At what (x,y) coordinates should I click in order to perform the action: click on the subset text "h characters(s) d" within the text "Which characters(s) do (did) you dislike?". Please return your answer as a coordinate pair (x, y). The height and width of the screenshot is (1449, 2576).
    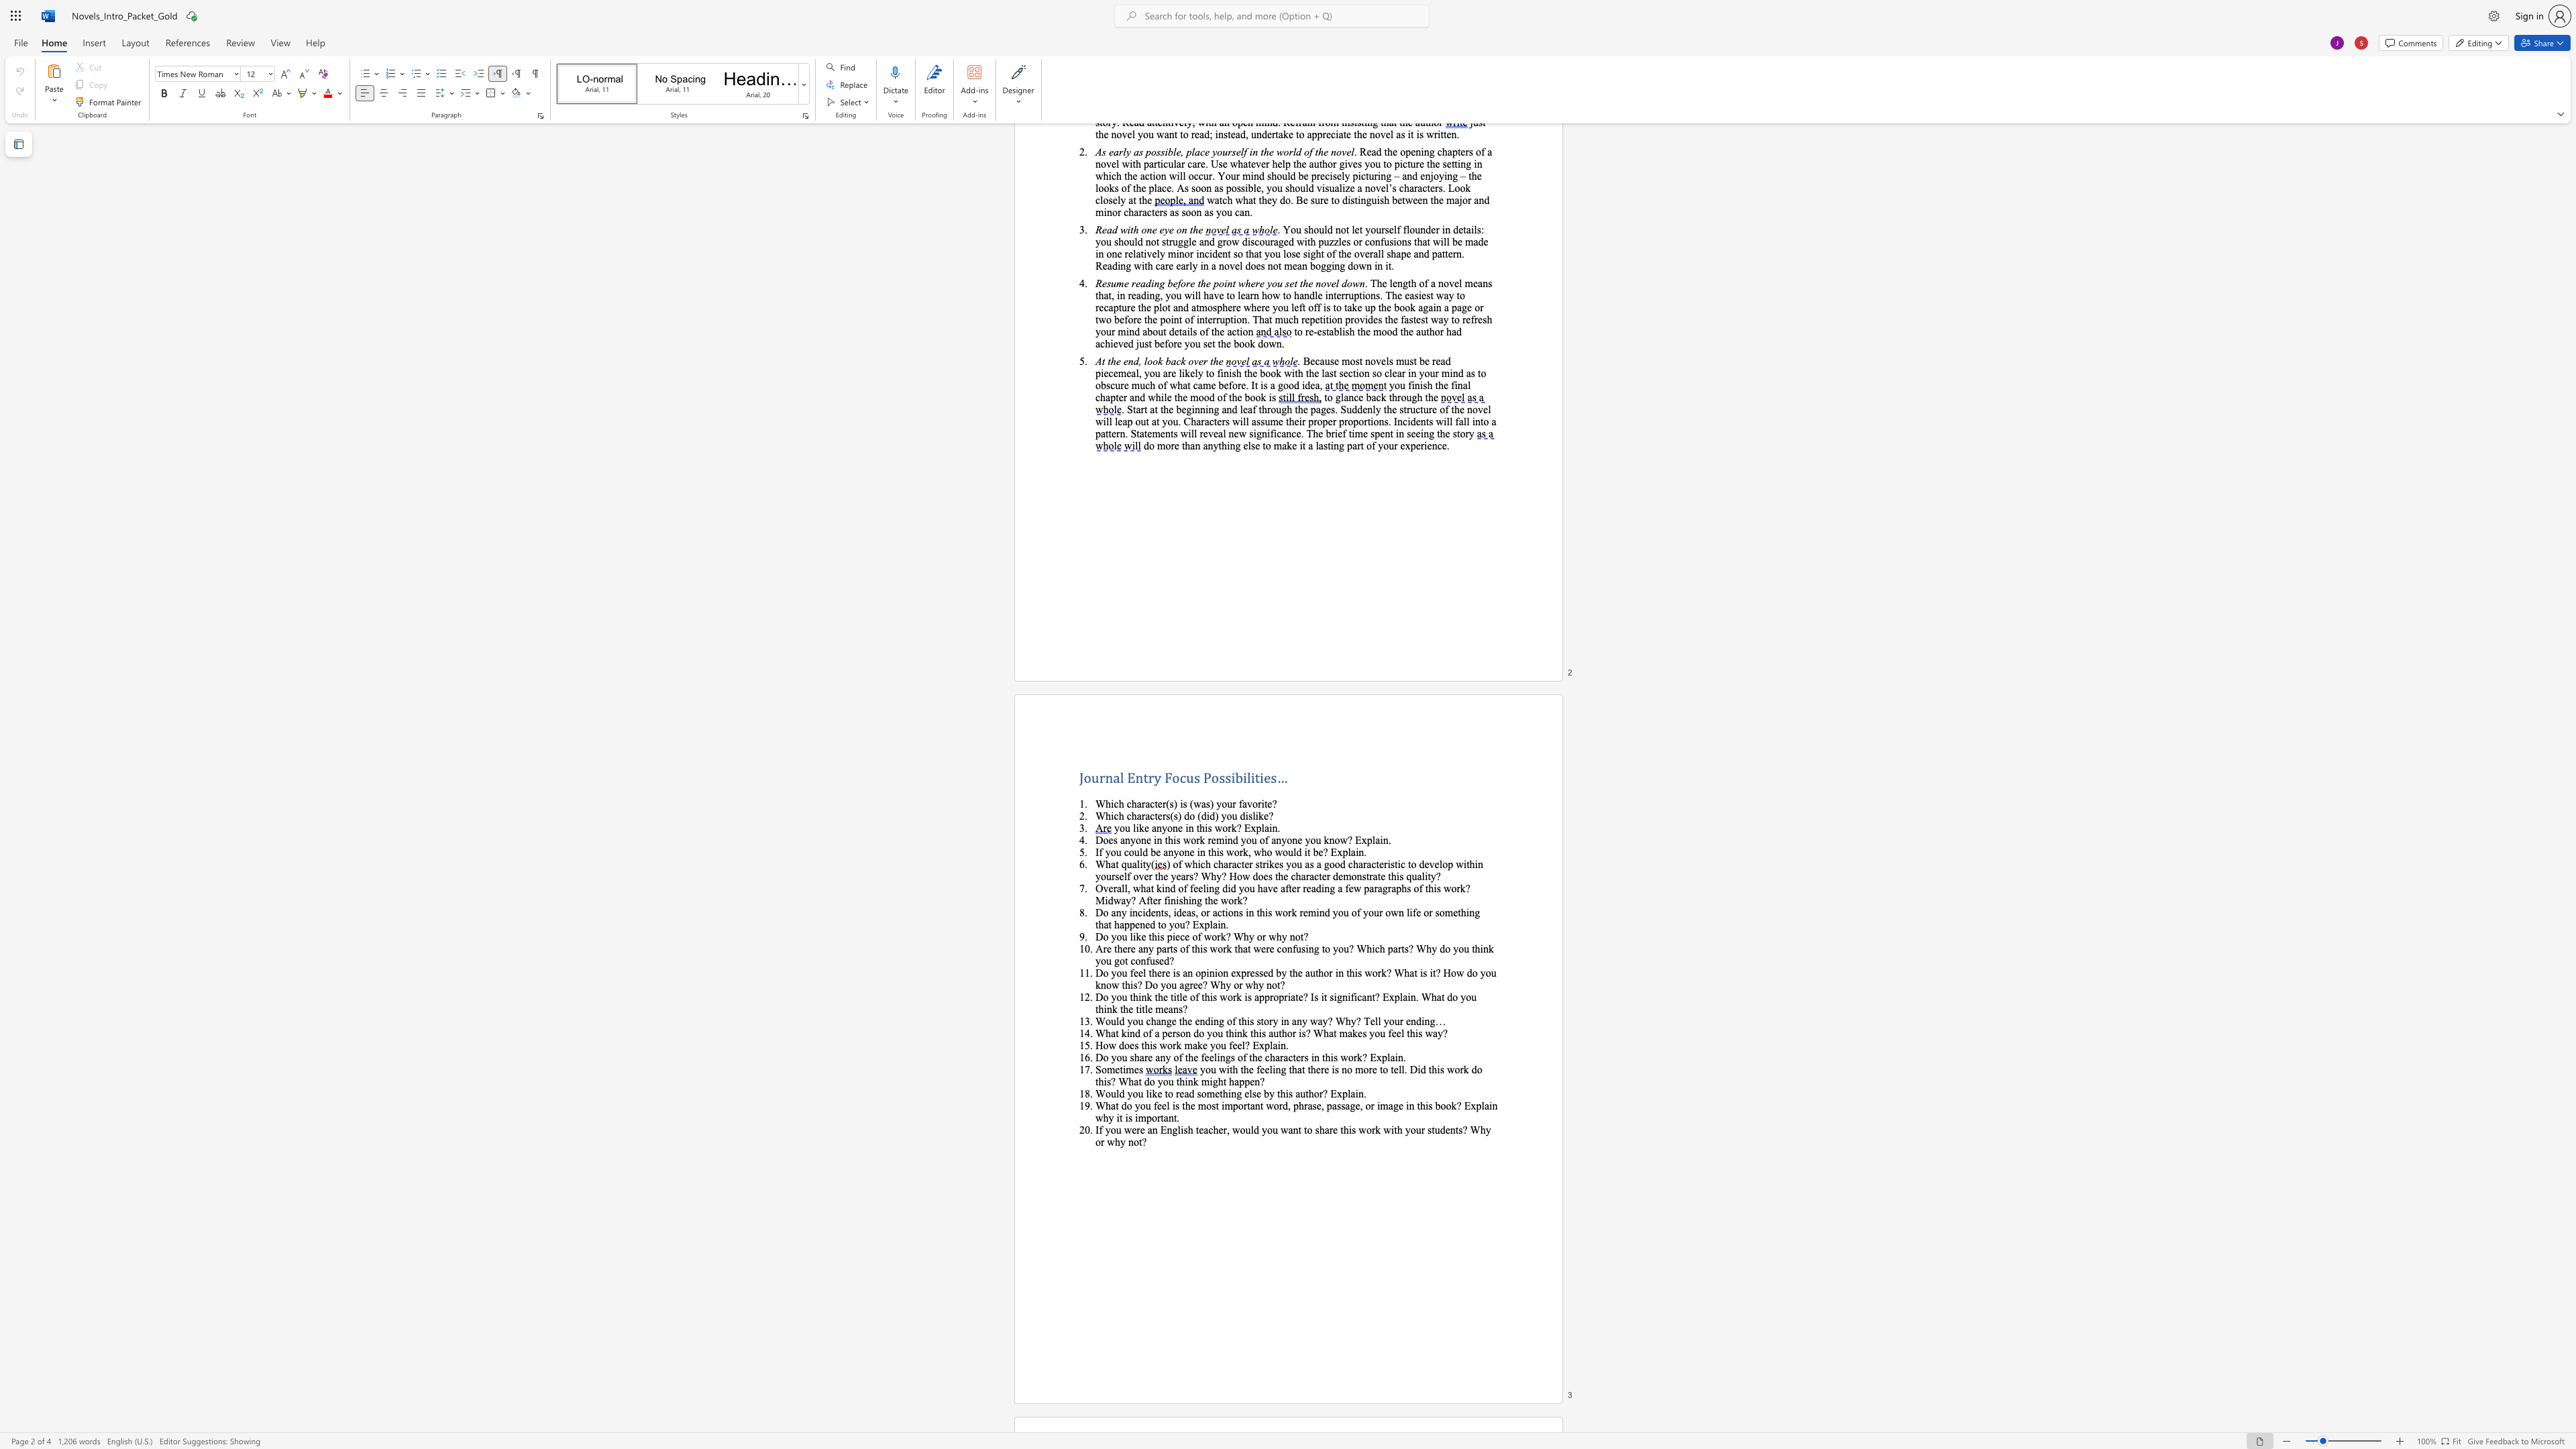
    Looking at the image, I should click on (1118, 814).